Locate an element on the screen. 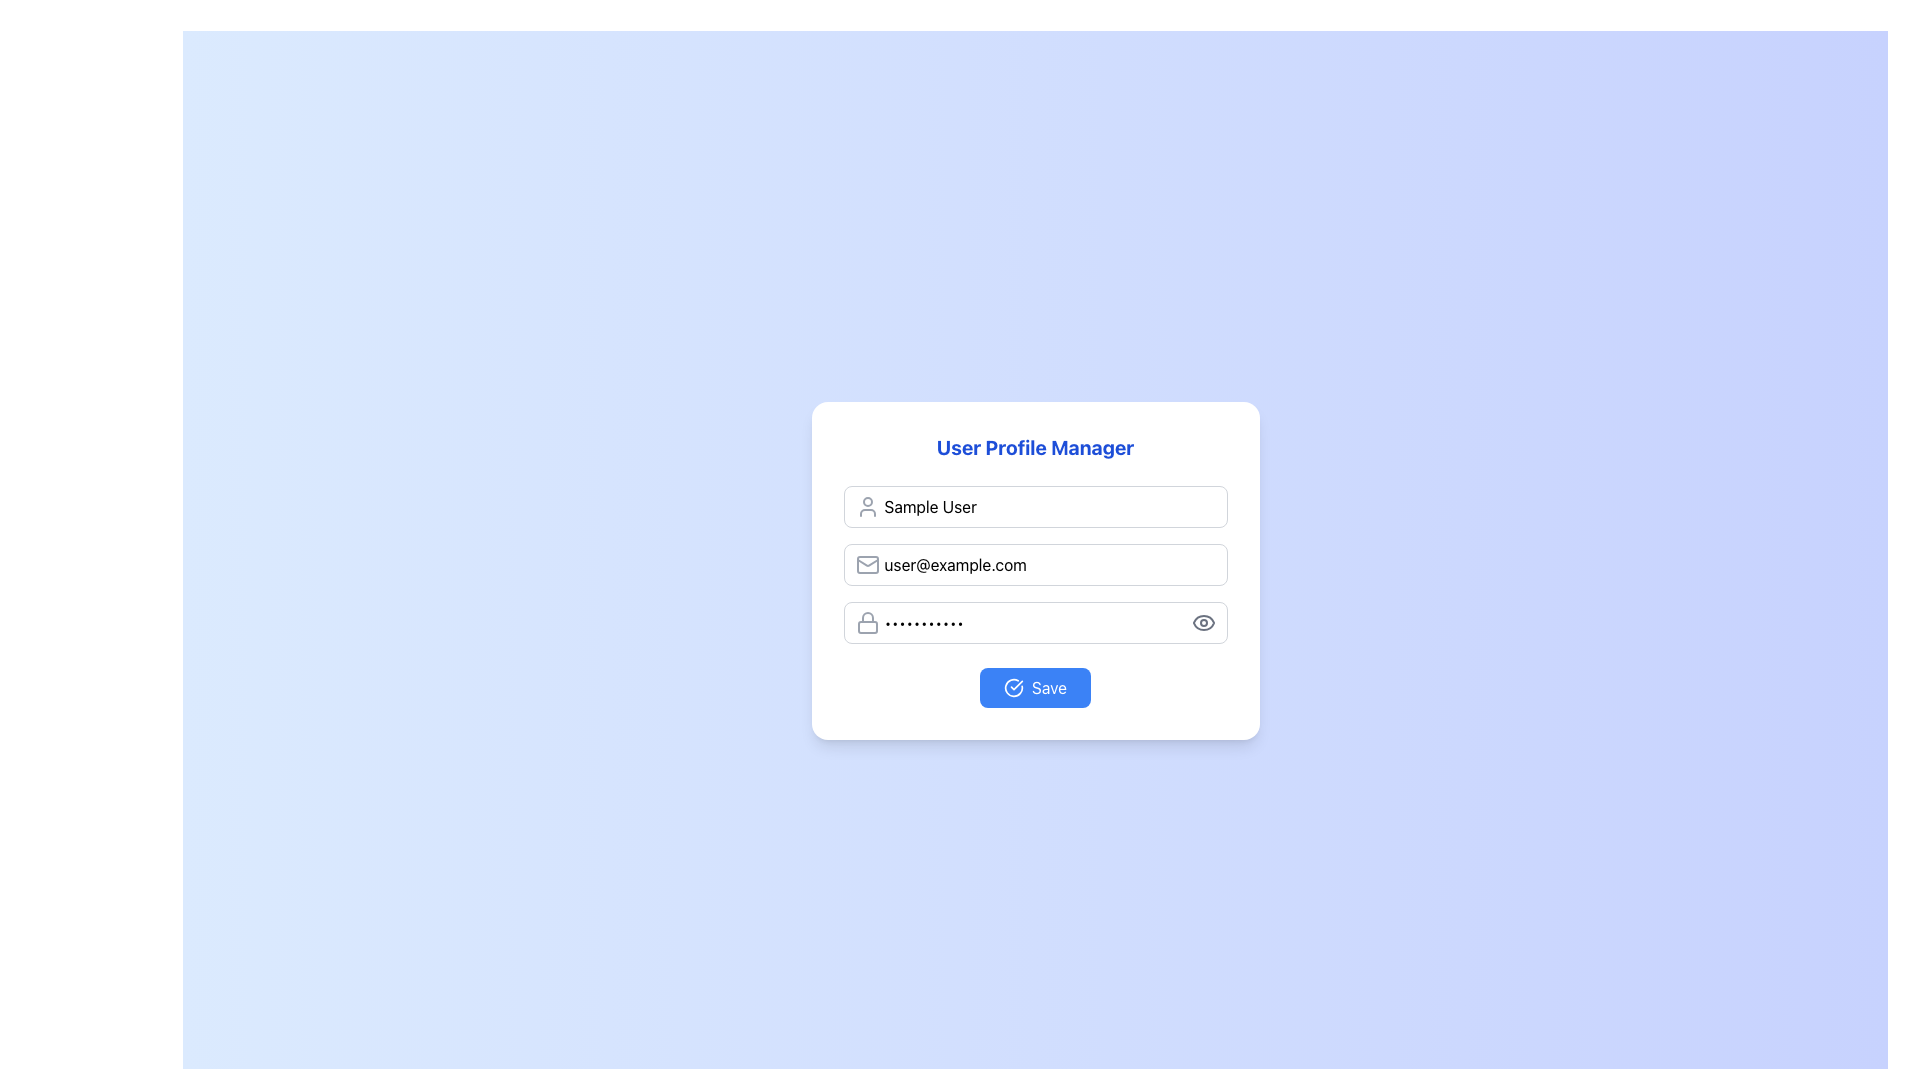 The width and height of the screenshot is (1920, 1080). within each input field of the user profile management card is located at coordinates (1035, 570).